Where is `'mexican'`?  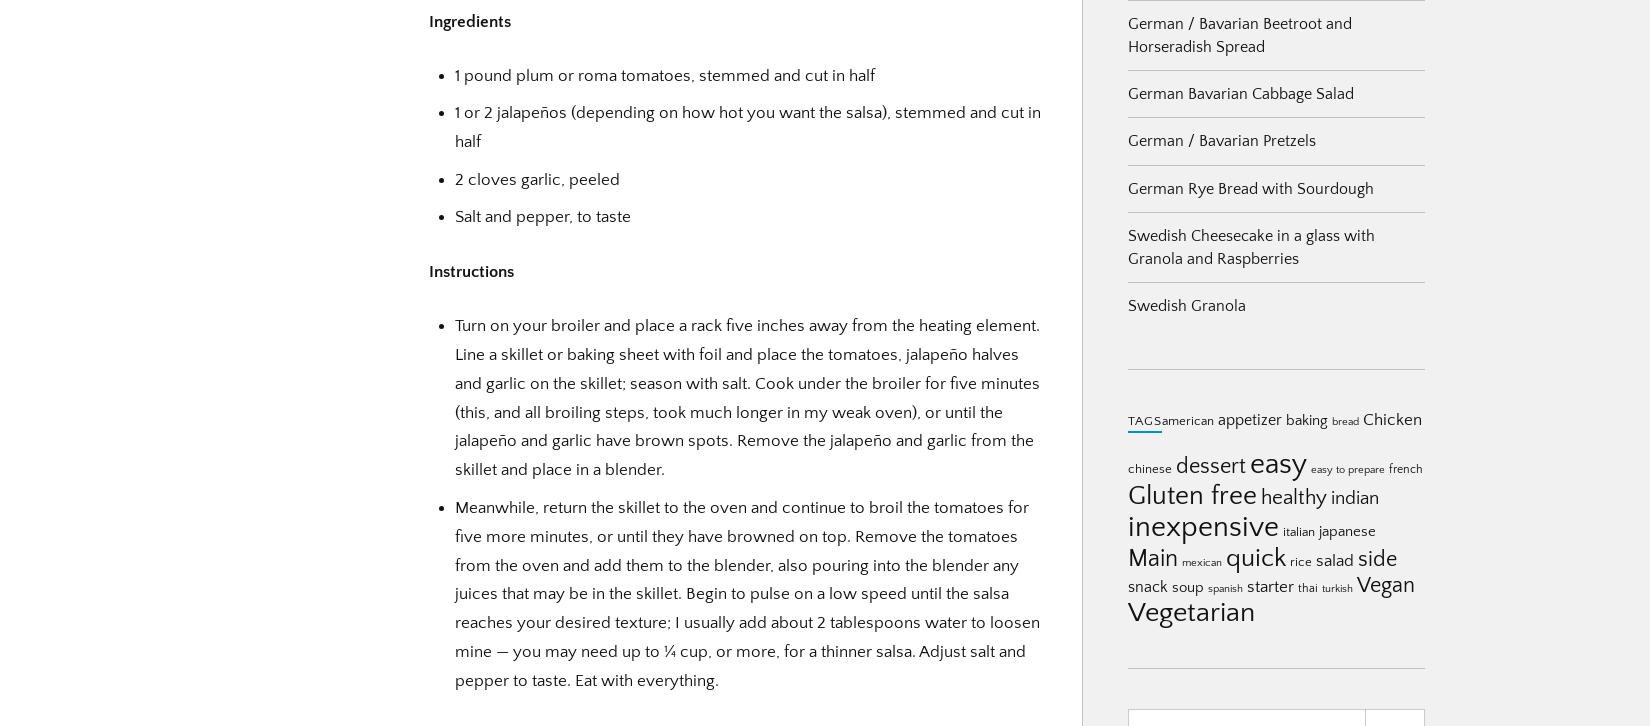 'mexican' is located at coordinates (1182, 562).